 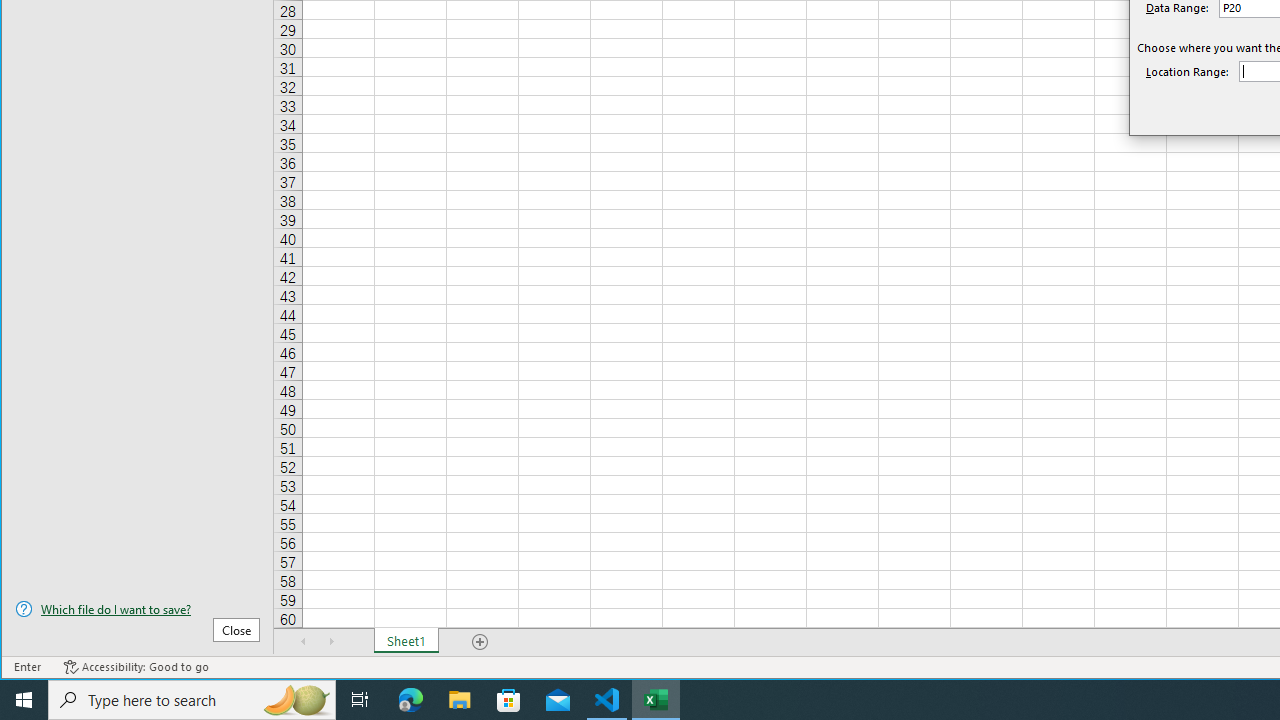 I want to click on 'Sheet1', so click(x=405, y=641).